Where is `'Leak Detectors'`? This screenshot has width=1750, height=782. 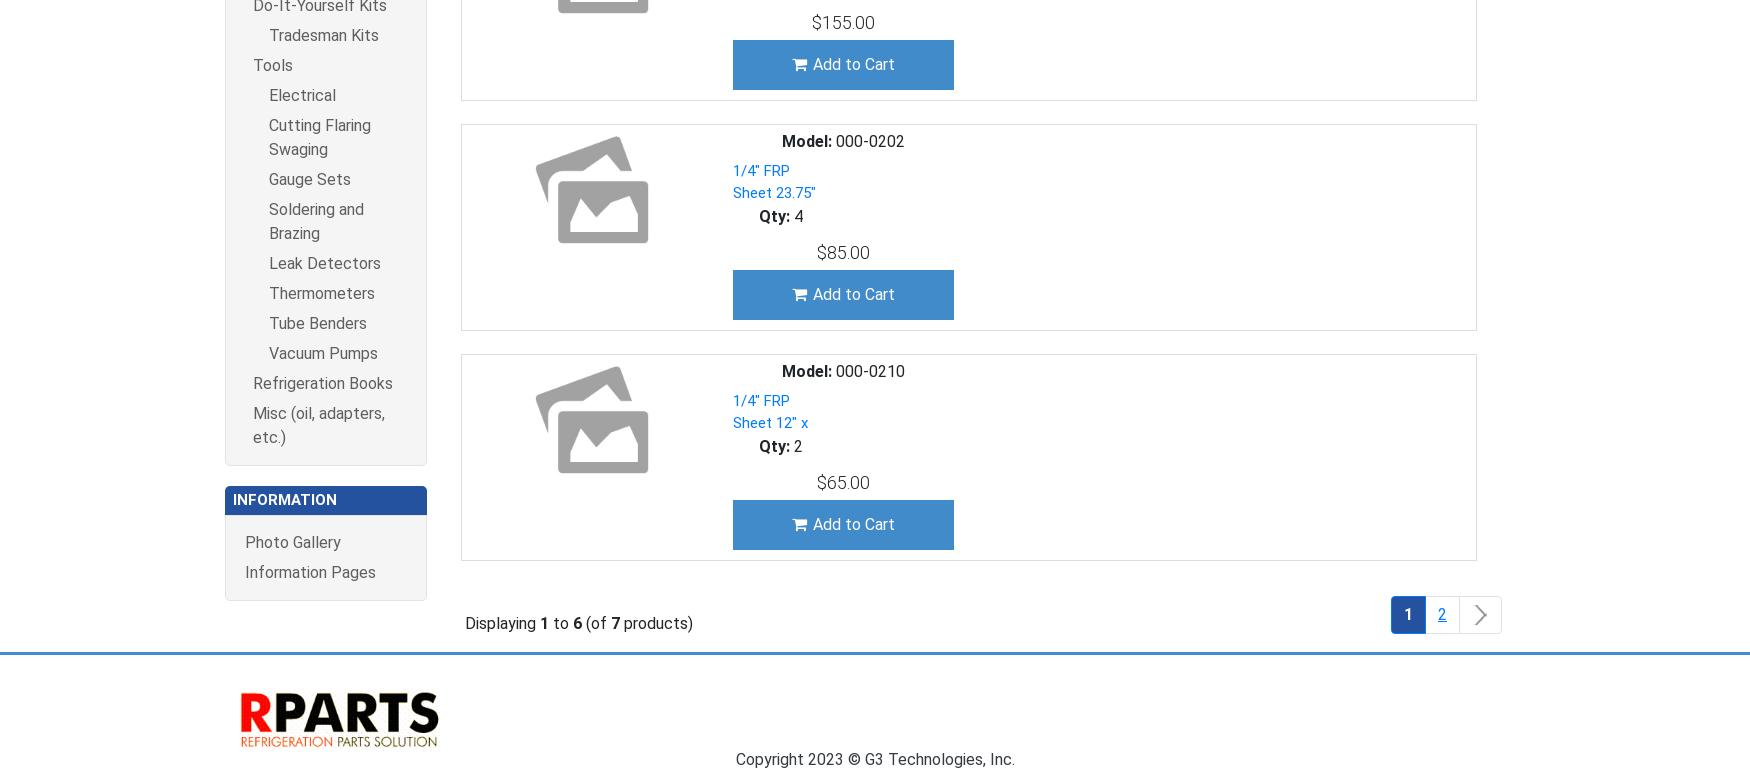
'Leak Detectors' is located at coordinates (324, 262).